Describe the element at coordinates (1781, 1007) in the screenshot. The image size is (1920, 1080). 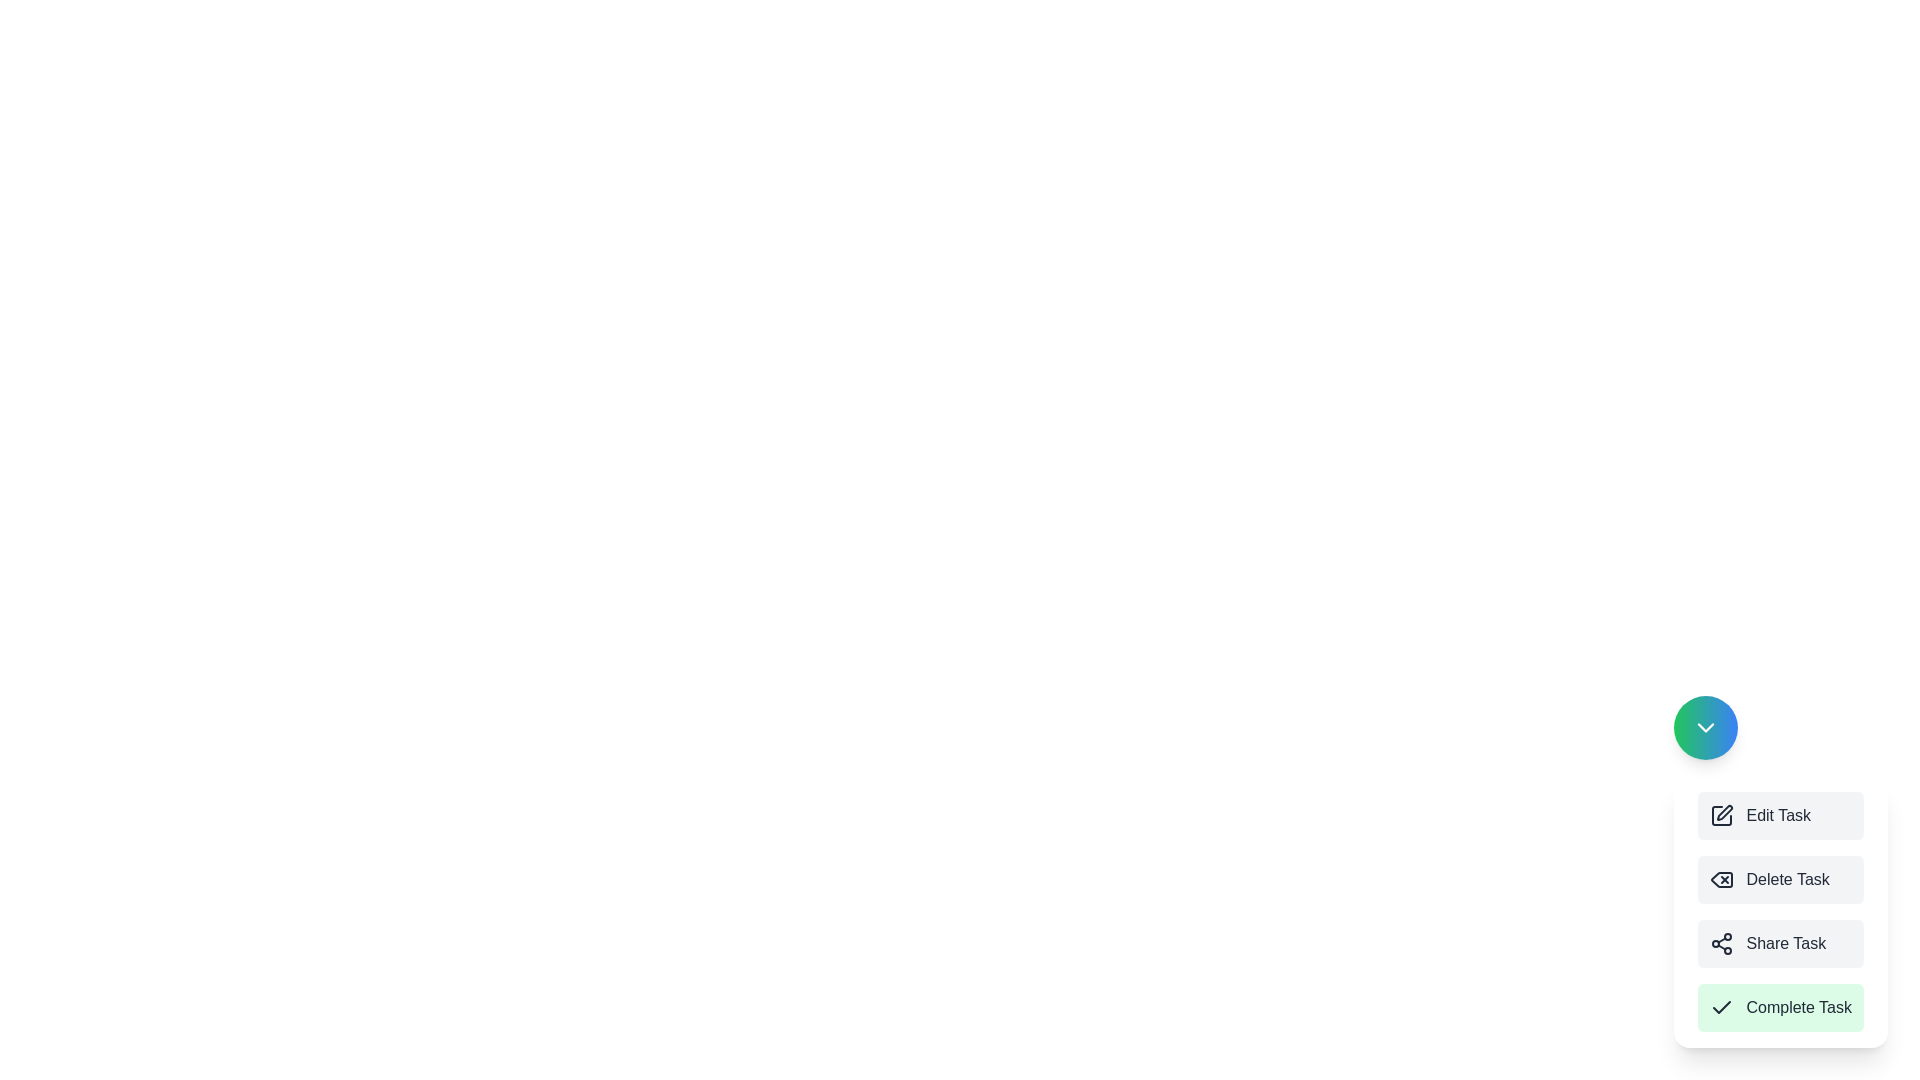
I see `the menu option corresponding to Complete Task` at that location.